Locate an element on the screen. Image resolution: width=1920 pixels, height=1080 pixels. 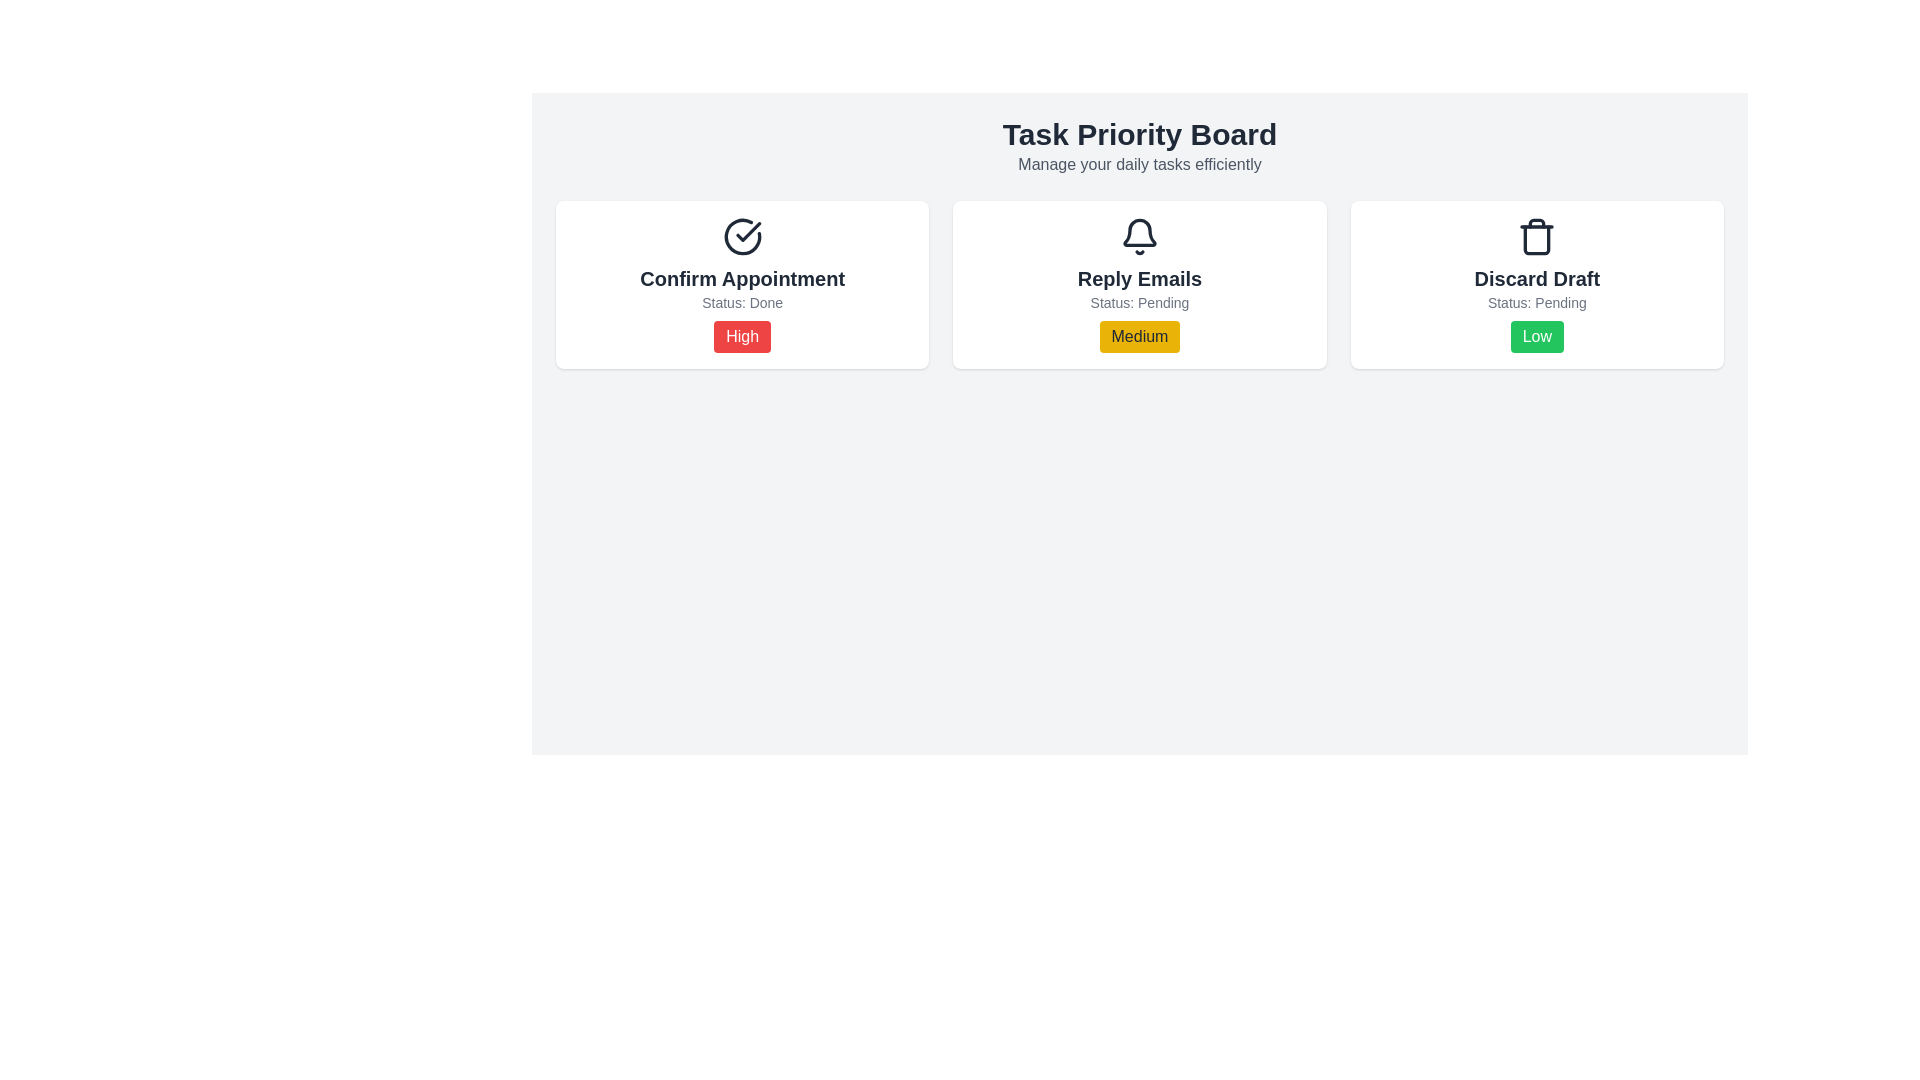
the bell icon located at the top of the 'Reply Emails' card, which serves as a notification or alert indicator is located at coordinates (1139, 235).